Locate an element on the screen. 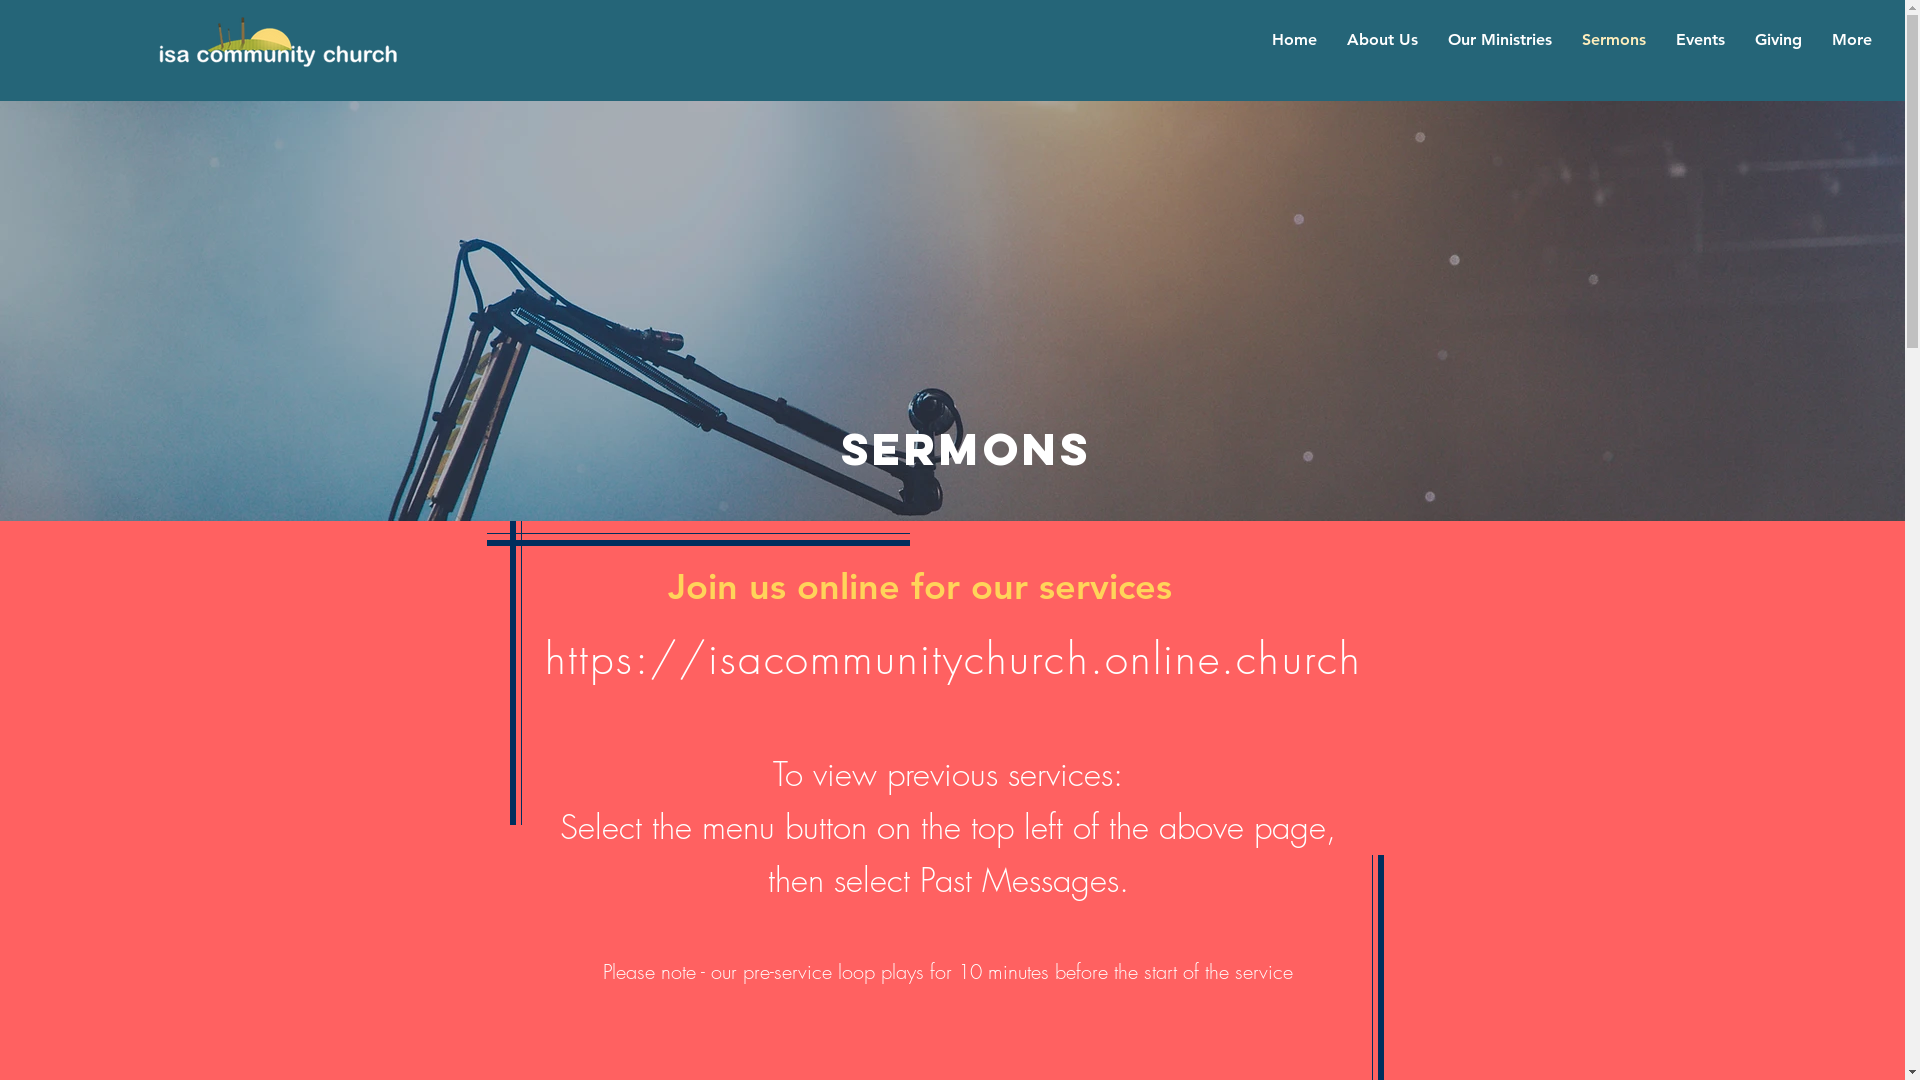  'Our Ministries' is located at coordinates (1498, 39).